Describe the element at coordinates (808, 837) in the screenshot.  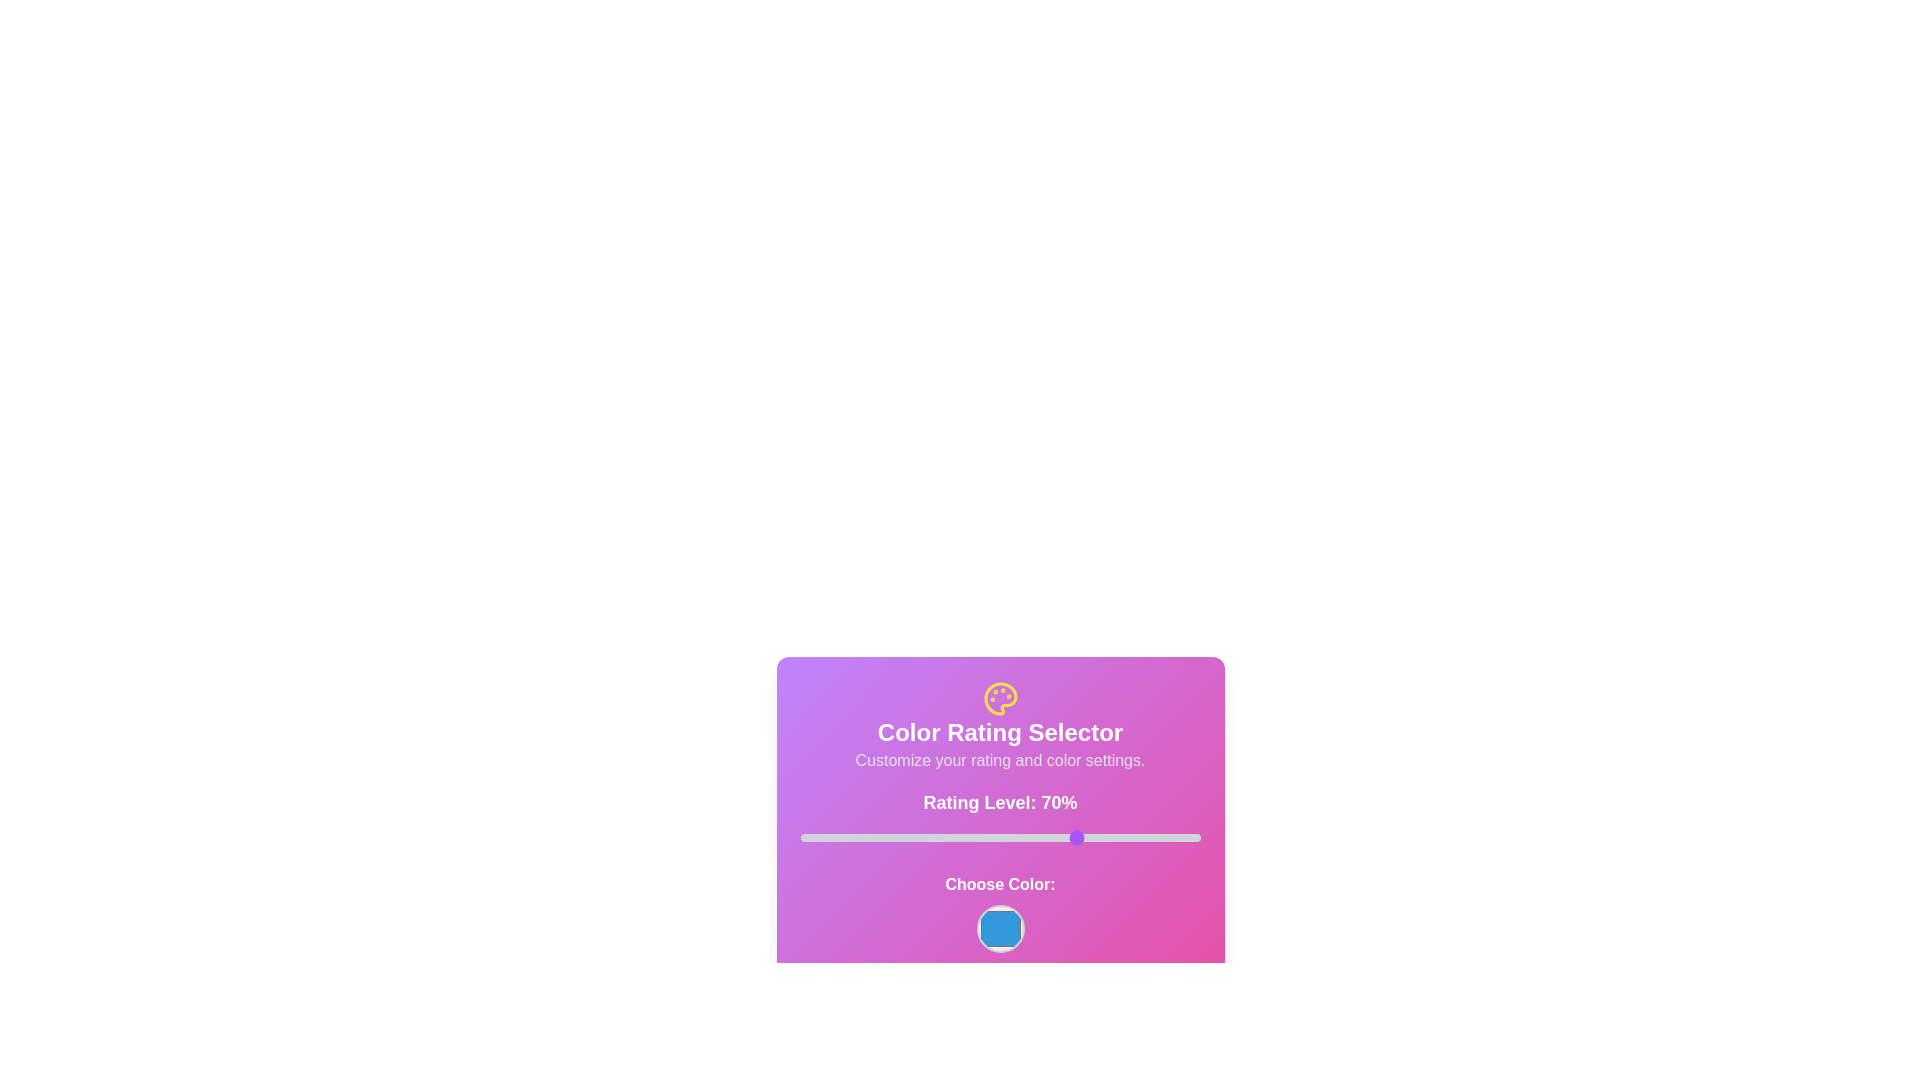
I see `the slider to set the rating to 2` at that location.